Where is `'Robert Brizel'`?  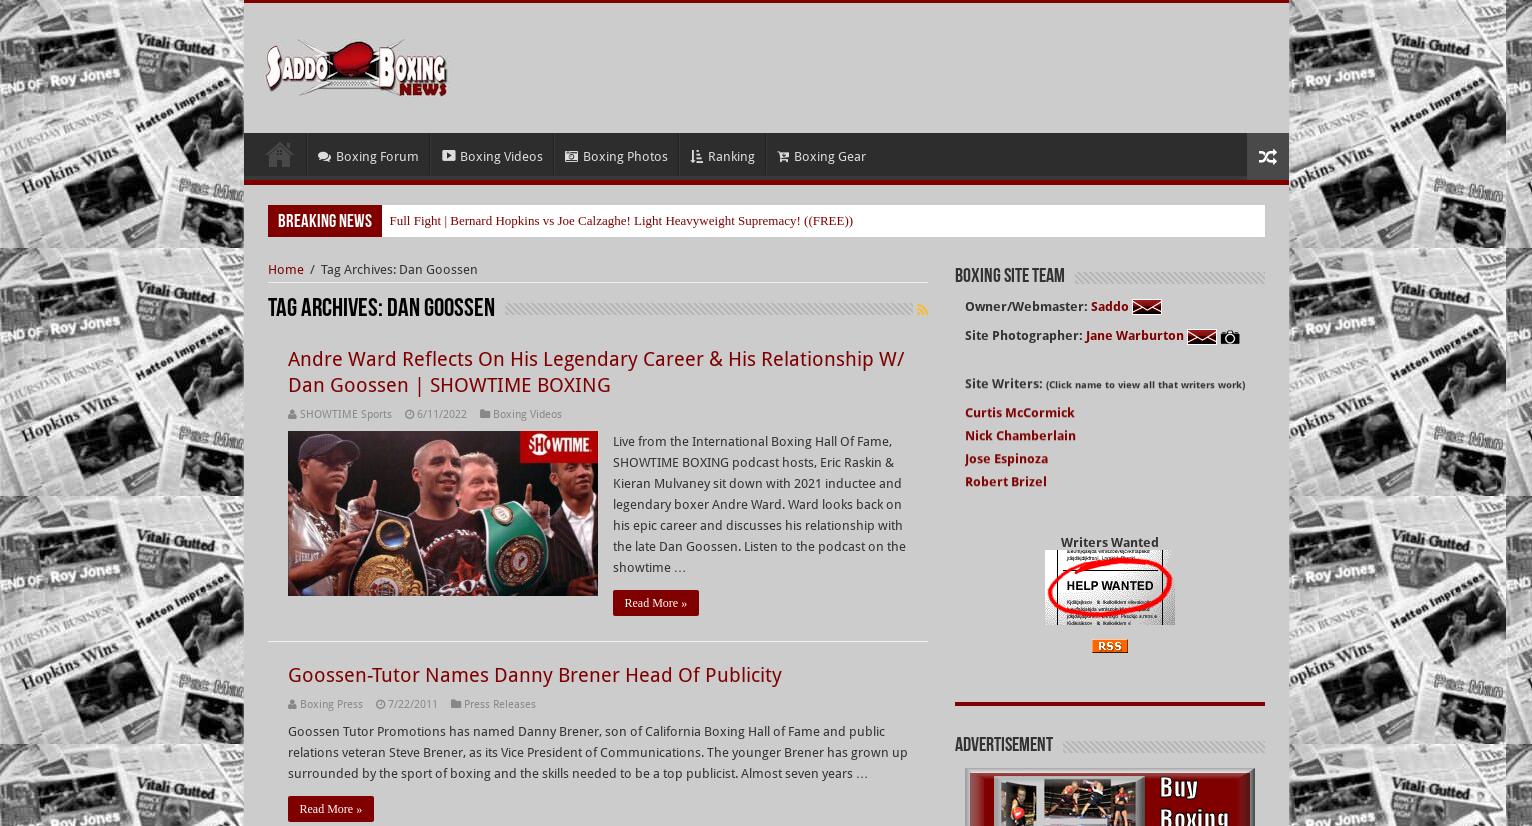
'Robert Brizel' is located at coordinates (1004, 454).